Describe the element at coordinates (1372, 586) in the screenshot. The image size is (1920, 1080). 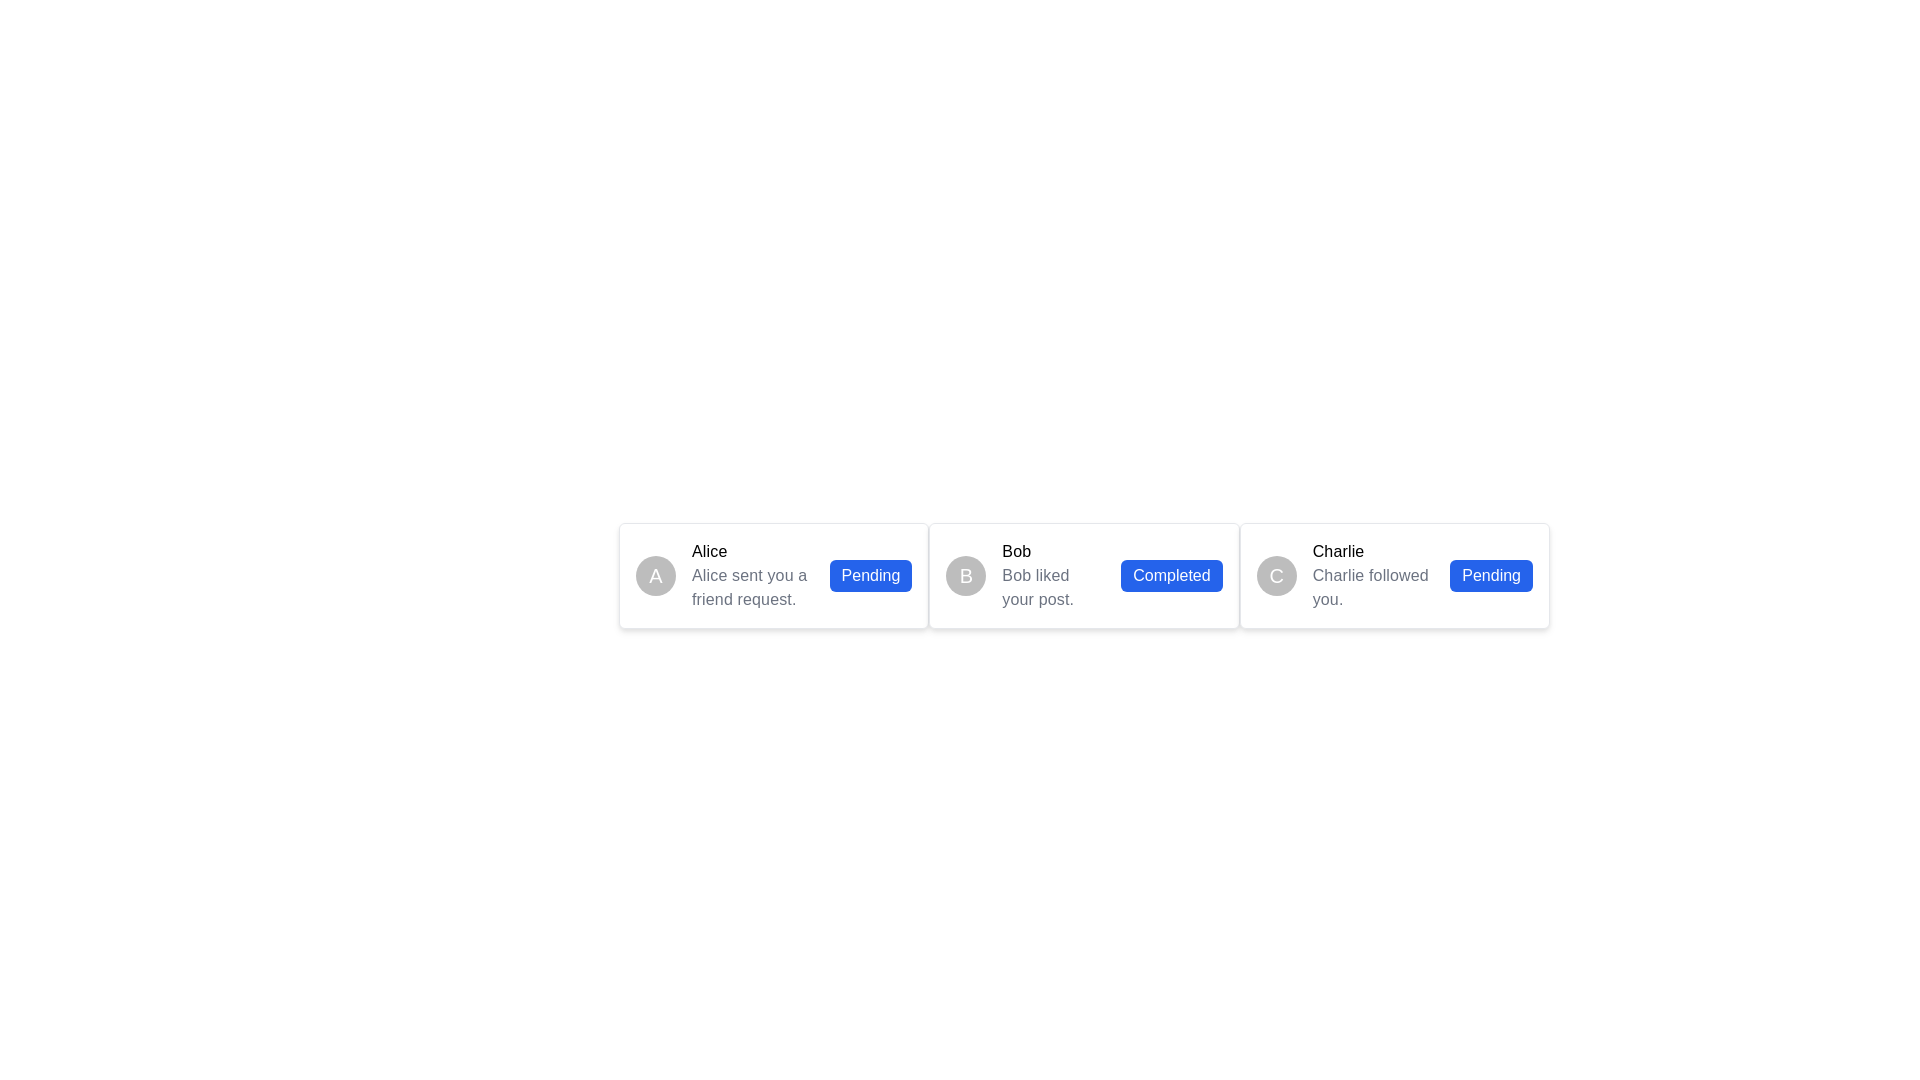
I see `the static text label that notifies the user that 'Charlie' has followed them, located below the bold 'Charlie' label in the third user notification card` at that location.